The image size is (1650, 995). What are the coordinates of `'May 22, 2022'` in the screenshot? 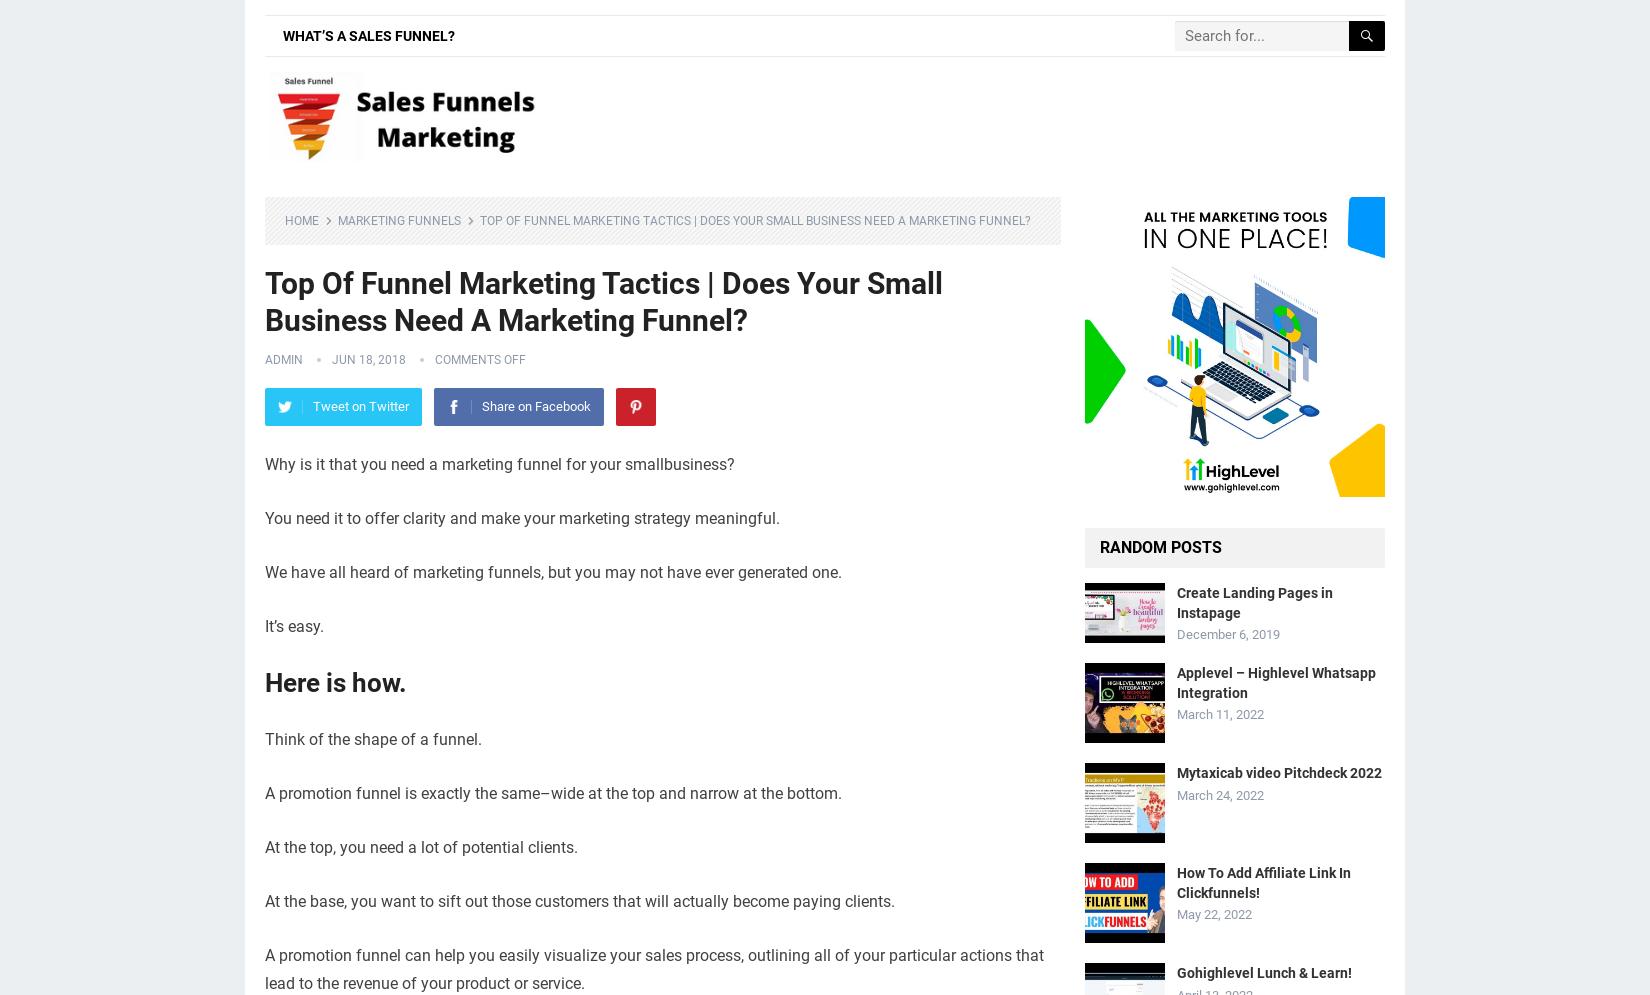 It's located at (1214, 912).